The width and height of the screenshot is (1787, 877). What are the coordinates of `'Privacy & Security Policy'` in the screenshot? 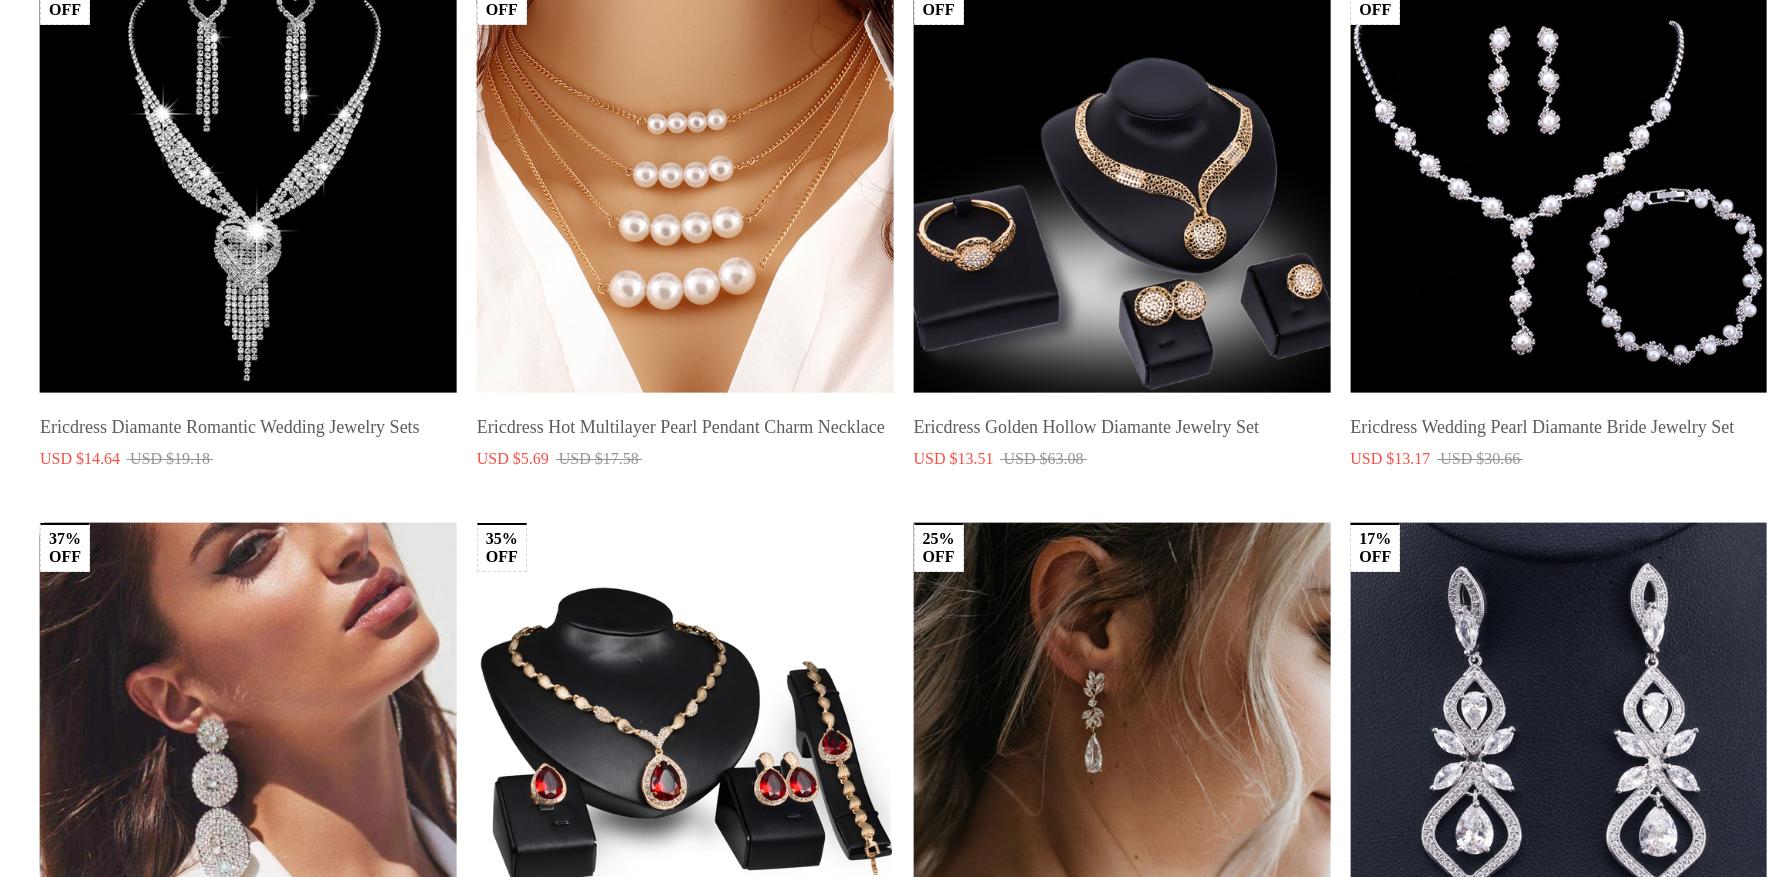 It's located at (787, 838).